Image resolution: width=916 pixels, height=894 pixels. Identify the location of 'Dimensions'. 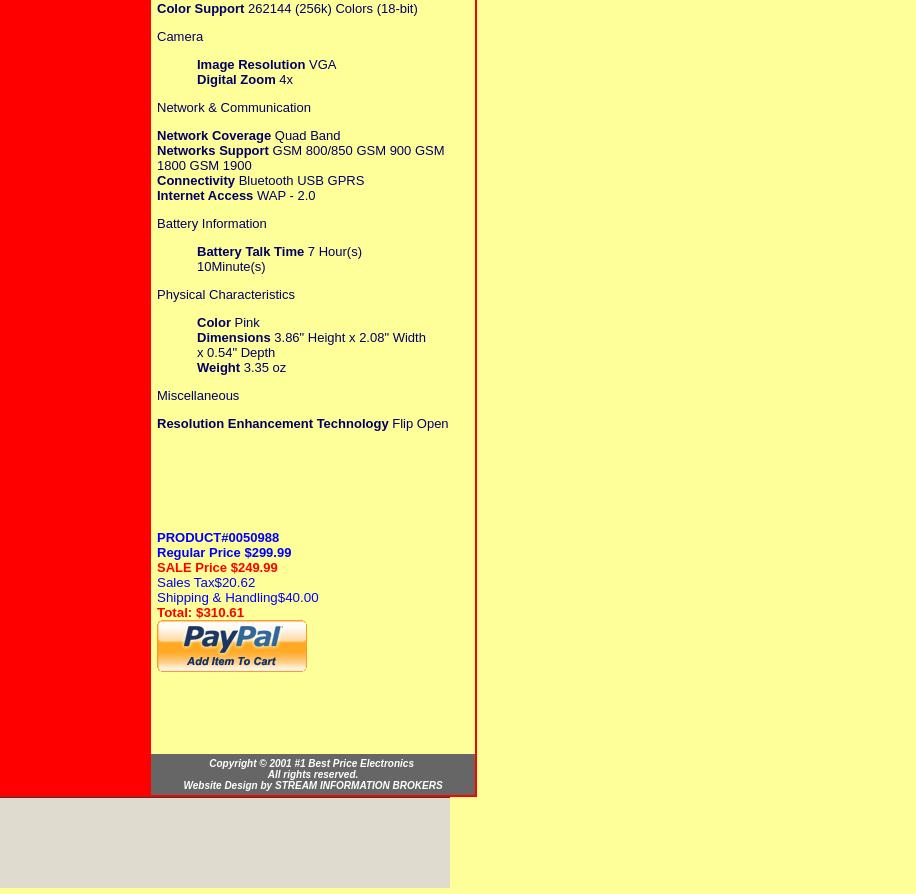
(233, 335).